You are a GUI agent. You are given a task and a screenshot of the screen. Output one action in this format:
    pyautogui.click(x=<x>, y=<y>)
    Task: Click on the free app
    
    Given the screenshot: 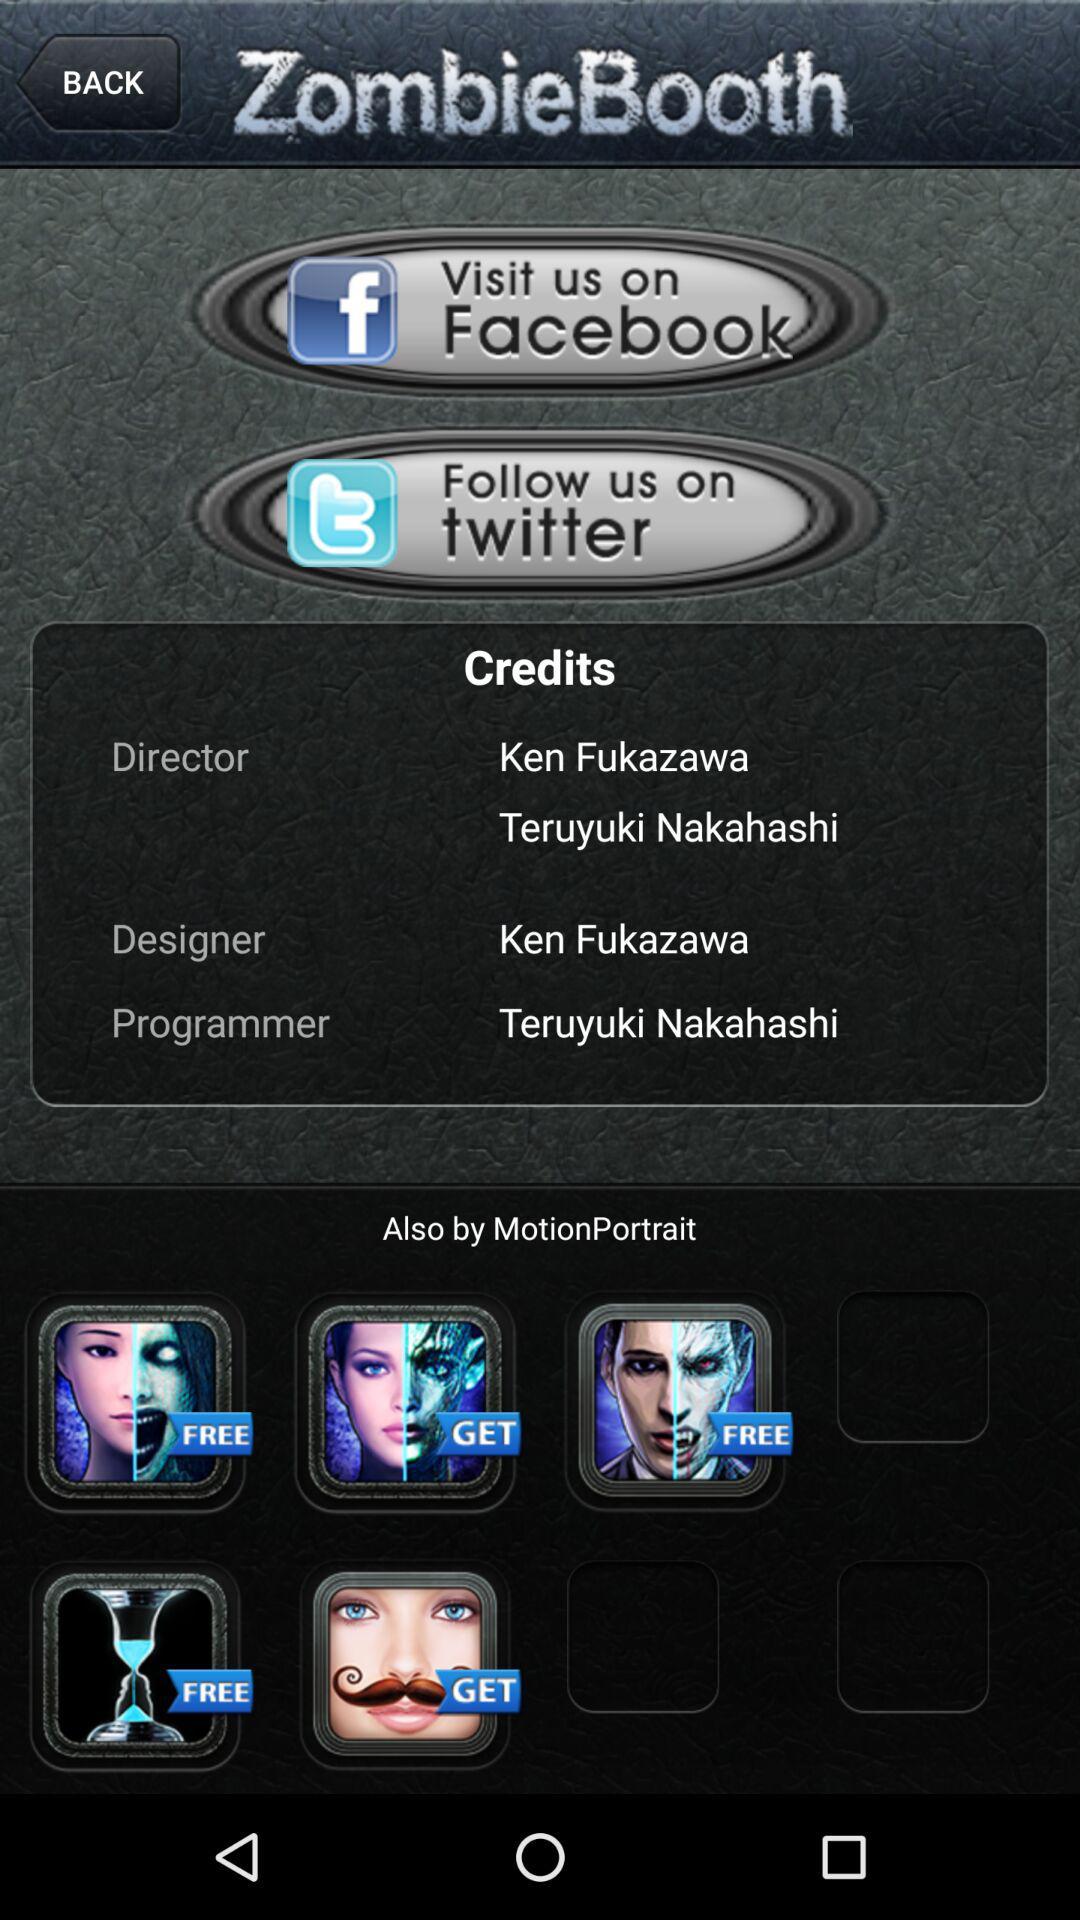 What is the action you would take?
    pyautogui.click(x=675, y=1400)
    